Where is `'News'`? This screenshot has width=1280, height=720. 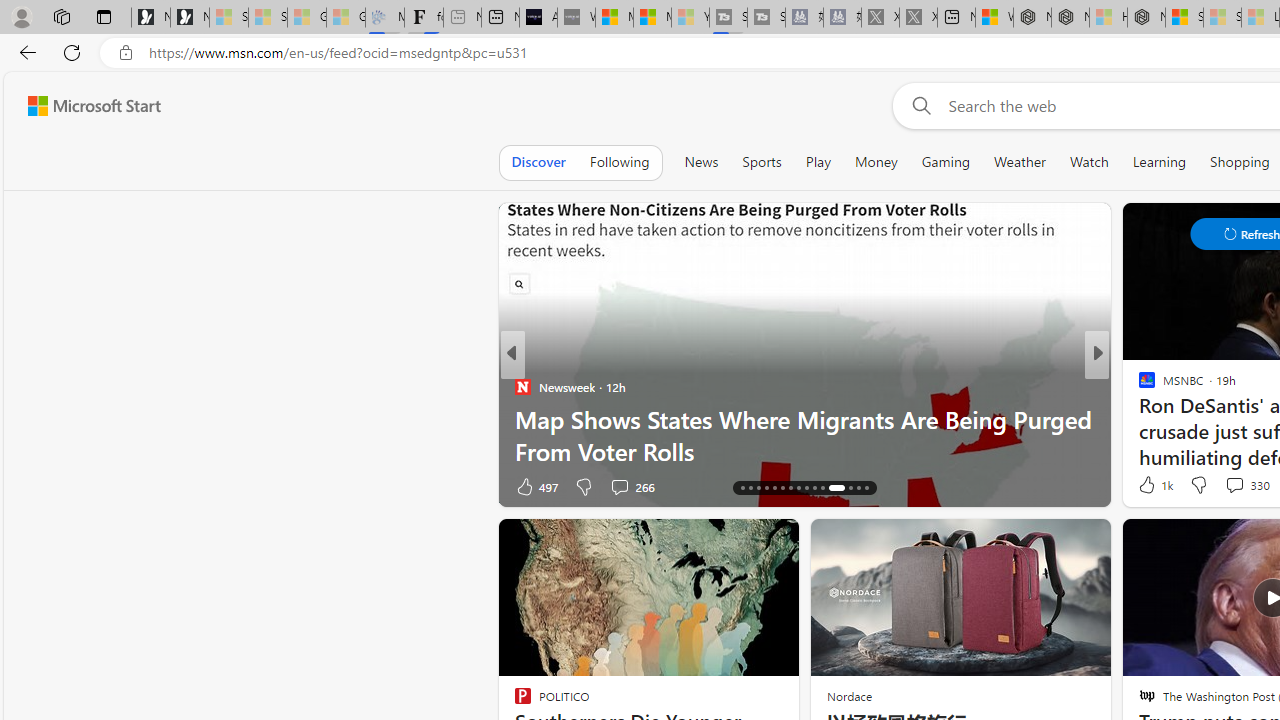 'News' is located at coordinates (701, 161).